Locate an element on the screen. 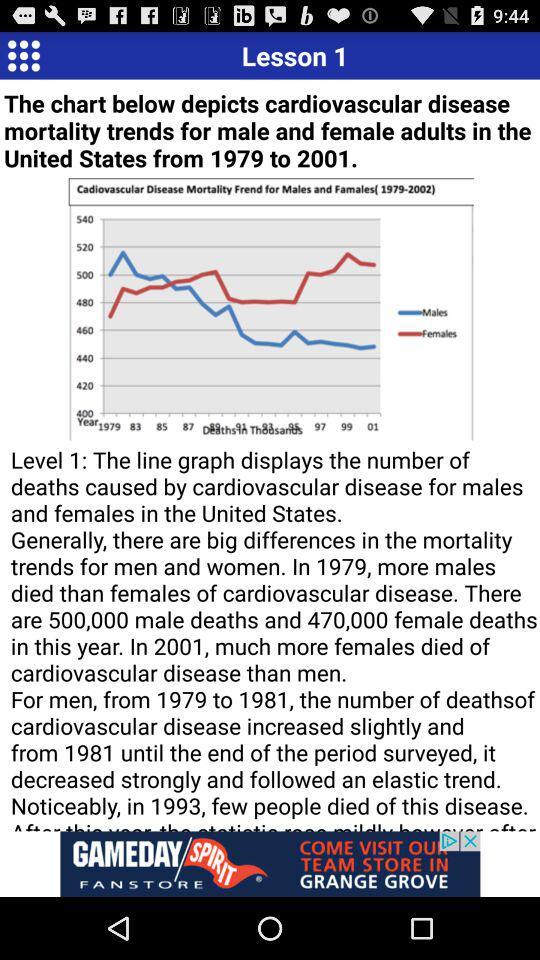  setting option is located at coordinates (22, 54).